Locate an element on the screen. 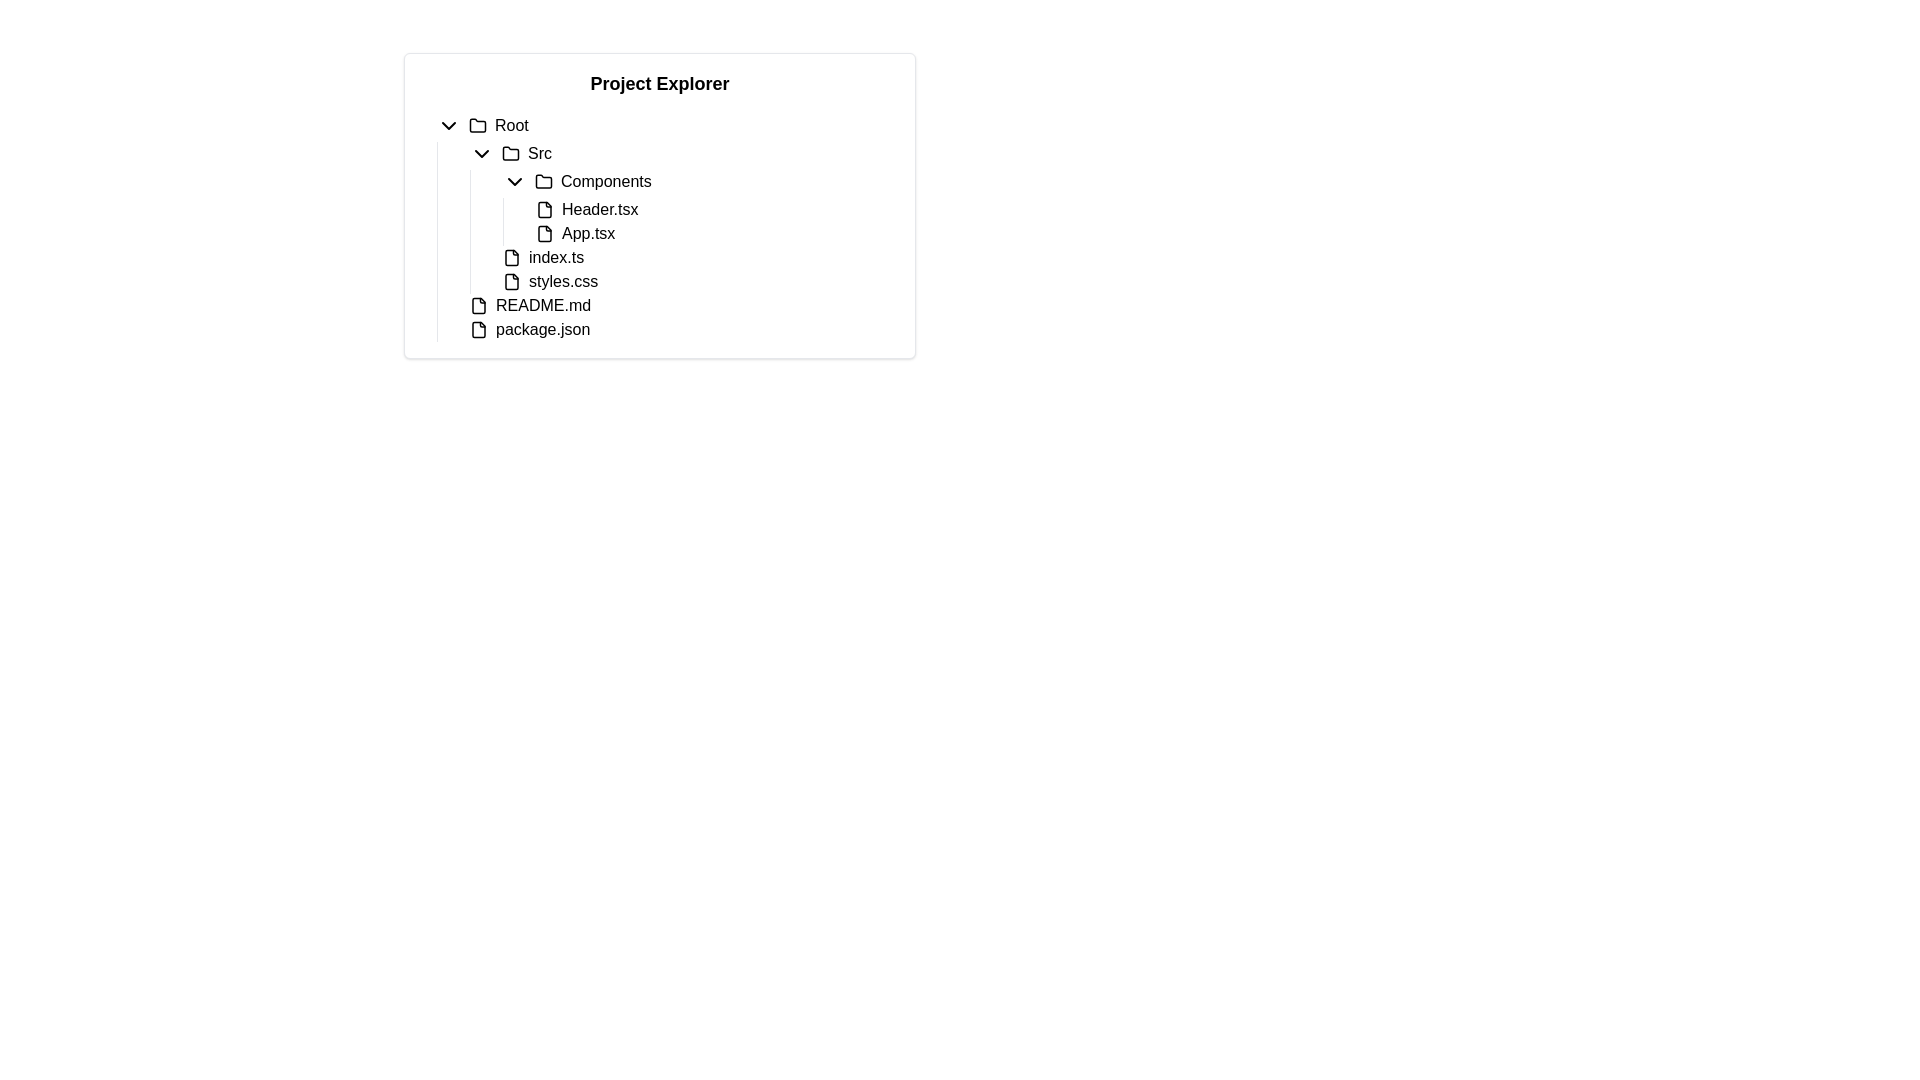  to select the Tree node representing 'ComponentsHeader.tsxApp.tsx' located under the 'Src' directory in the 'Components' folder of the project explorer is located at coordinates (700, 208).